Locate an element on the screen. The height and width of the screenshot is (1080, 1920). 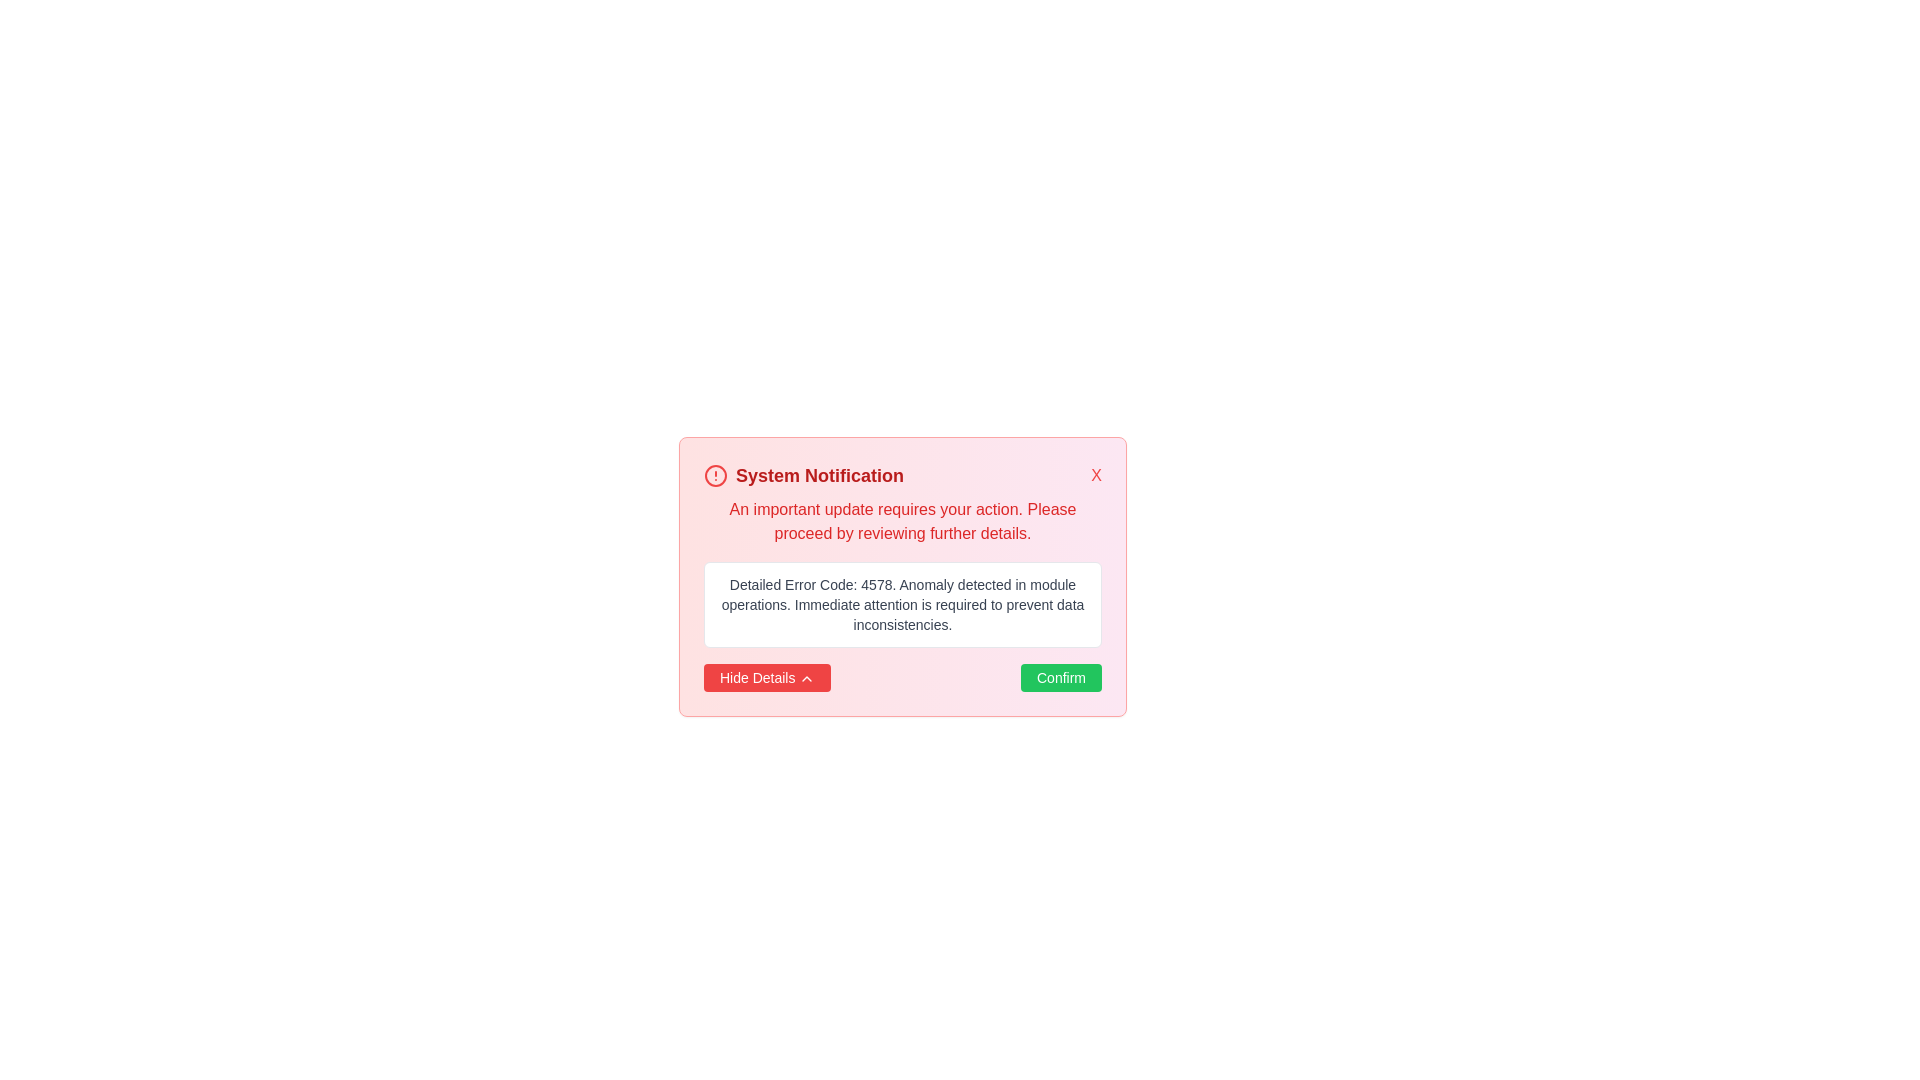
'Confirm' button to acknowledge the notification is located at coordinates (1059, 677).